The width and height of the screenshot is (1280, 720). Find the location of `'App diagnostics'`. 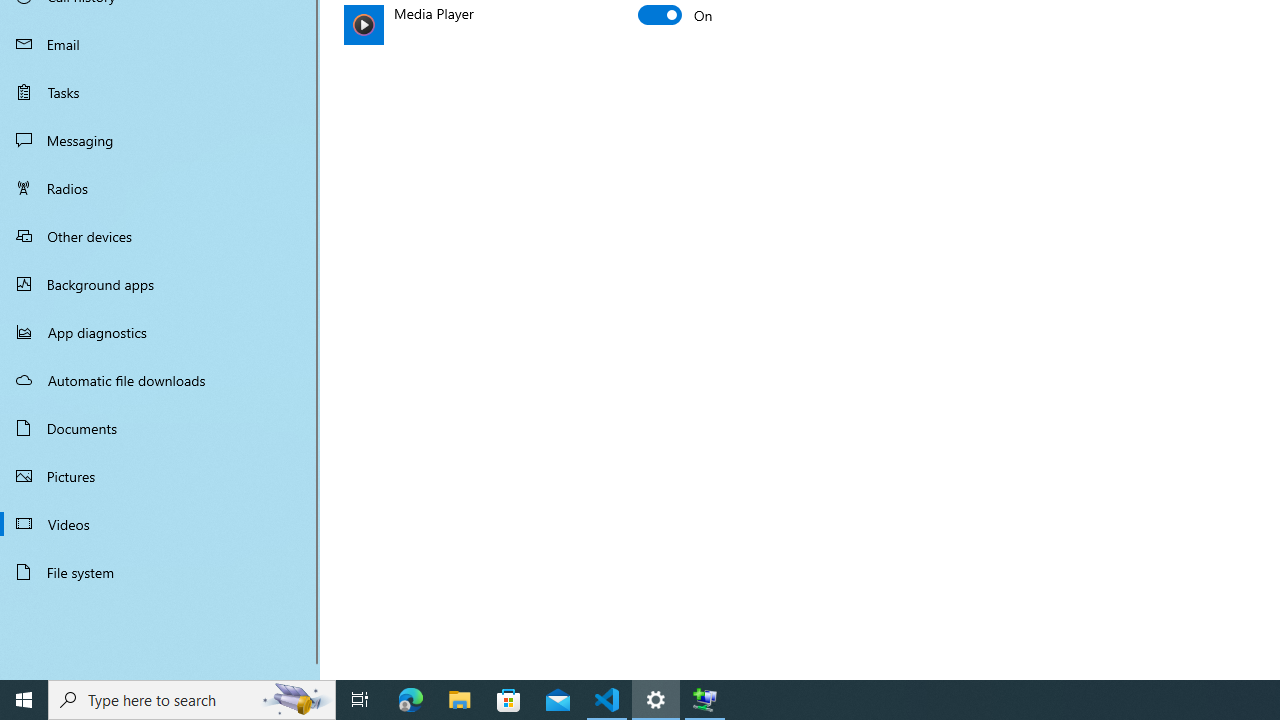

'App diagnostics' is located at coordinates (160, 330).